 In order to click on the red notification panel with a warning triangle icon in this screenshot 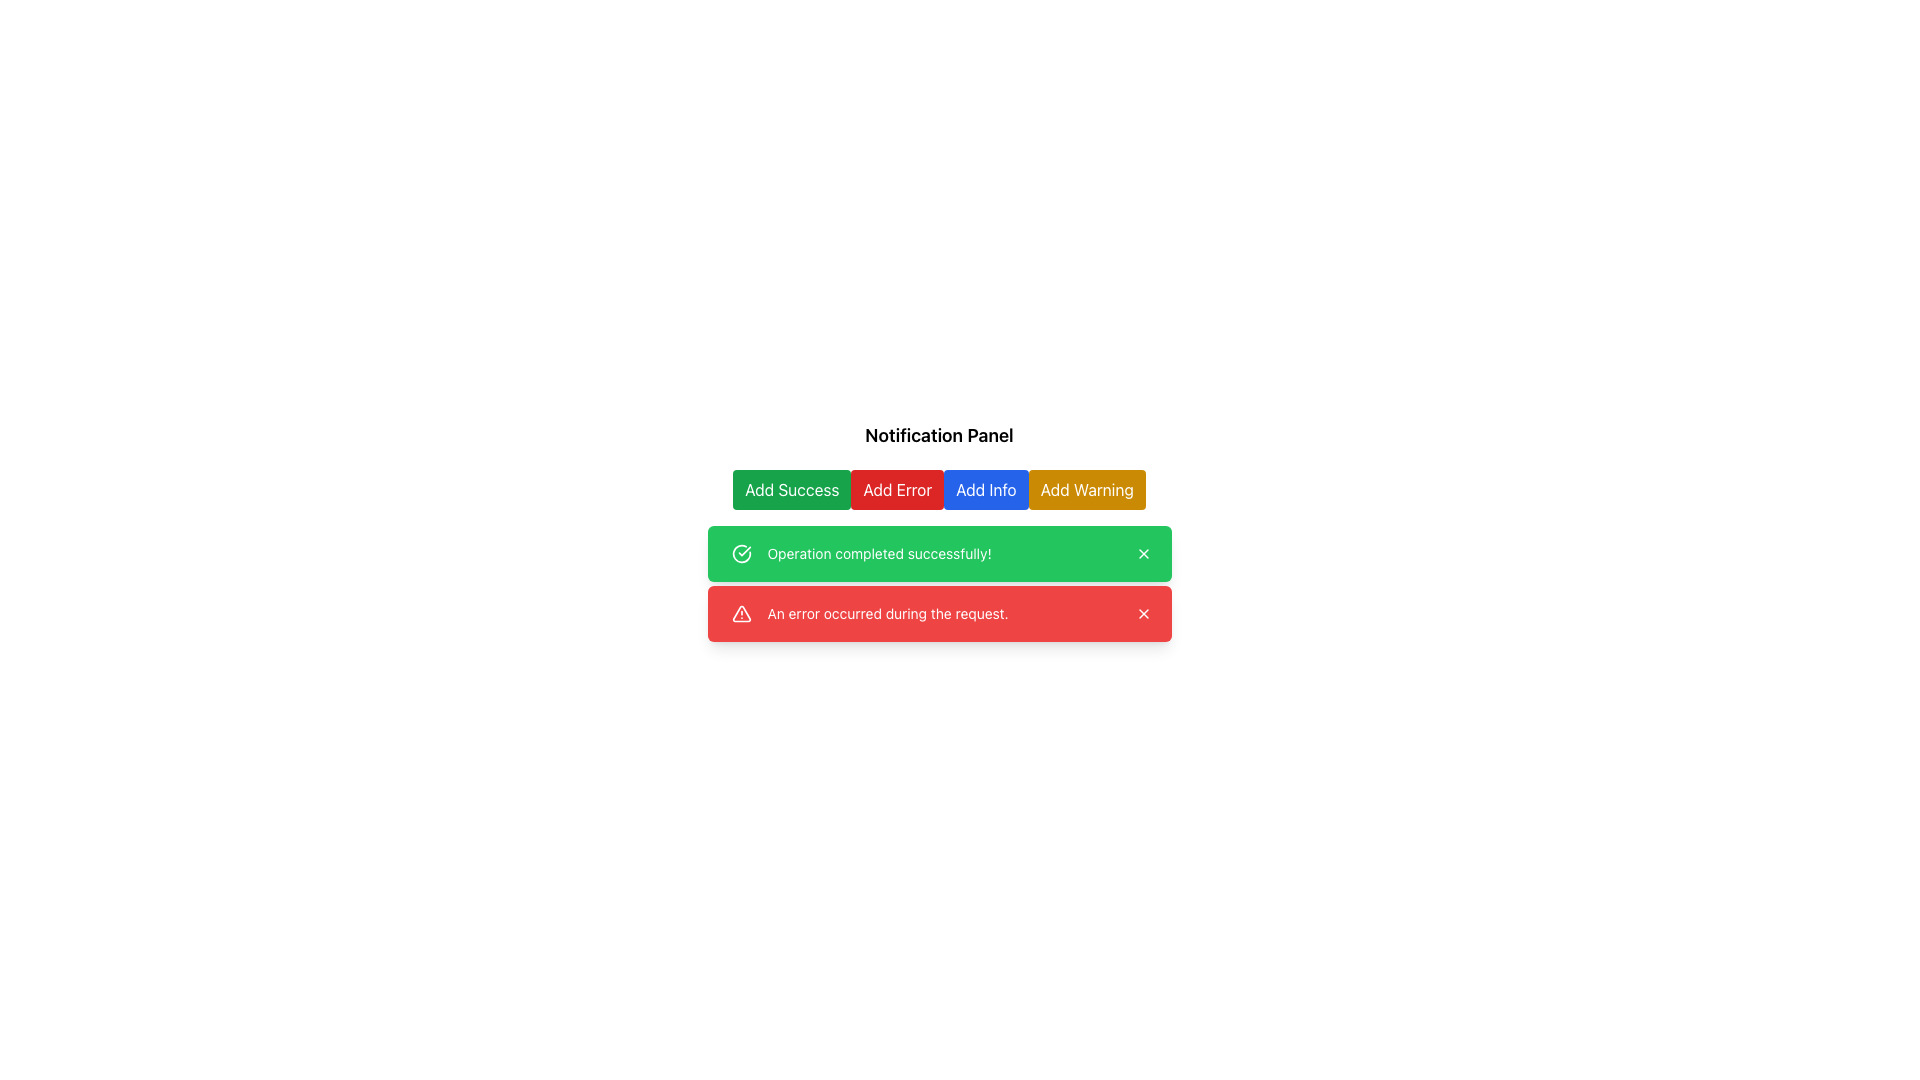, I will do `click(938, 612)`.